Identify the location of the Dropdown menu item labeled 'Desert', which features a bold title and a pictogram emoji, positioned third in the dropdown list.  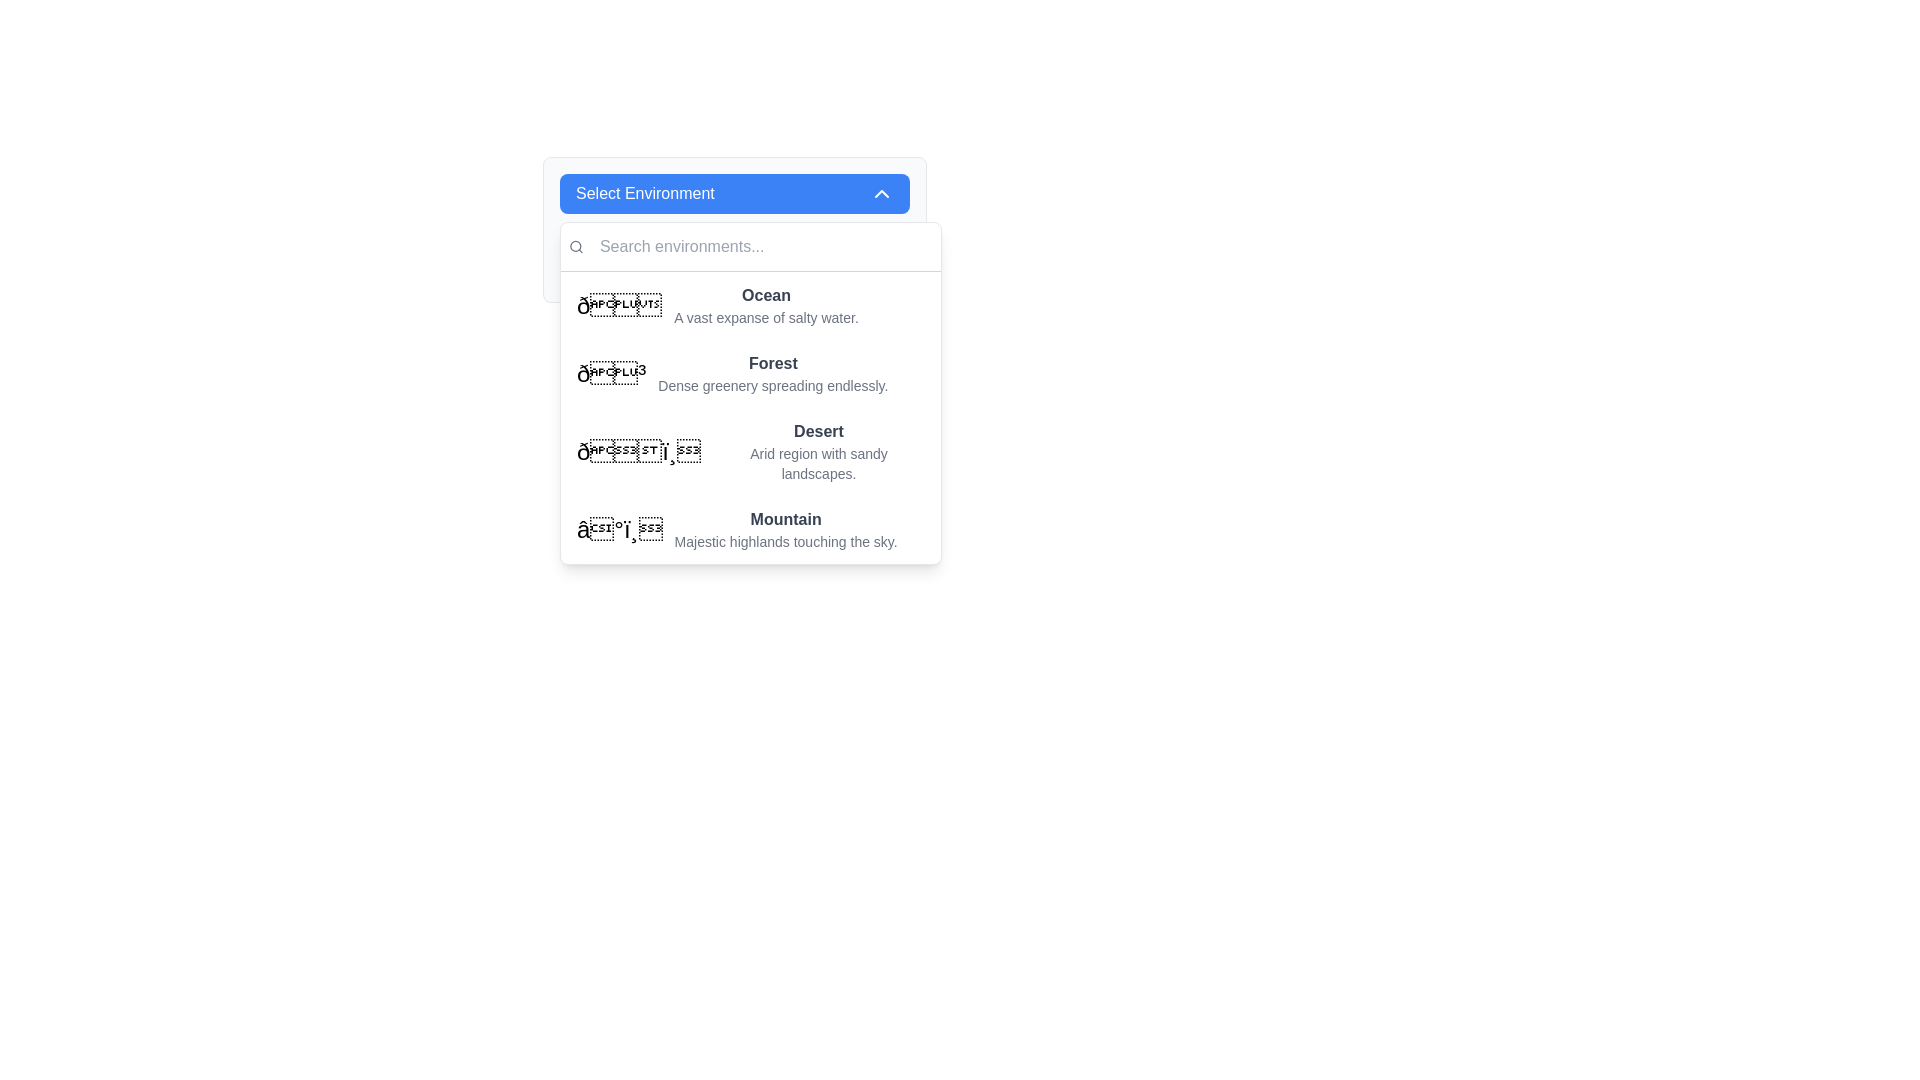
(749, 451).